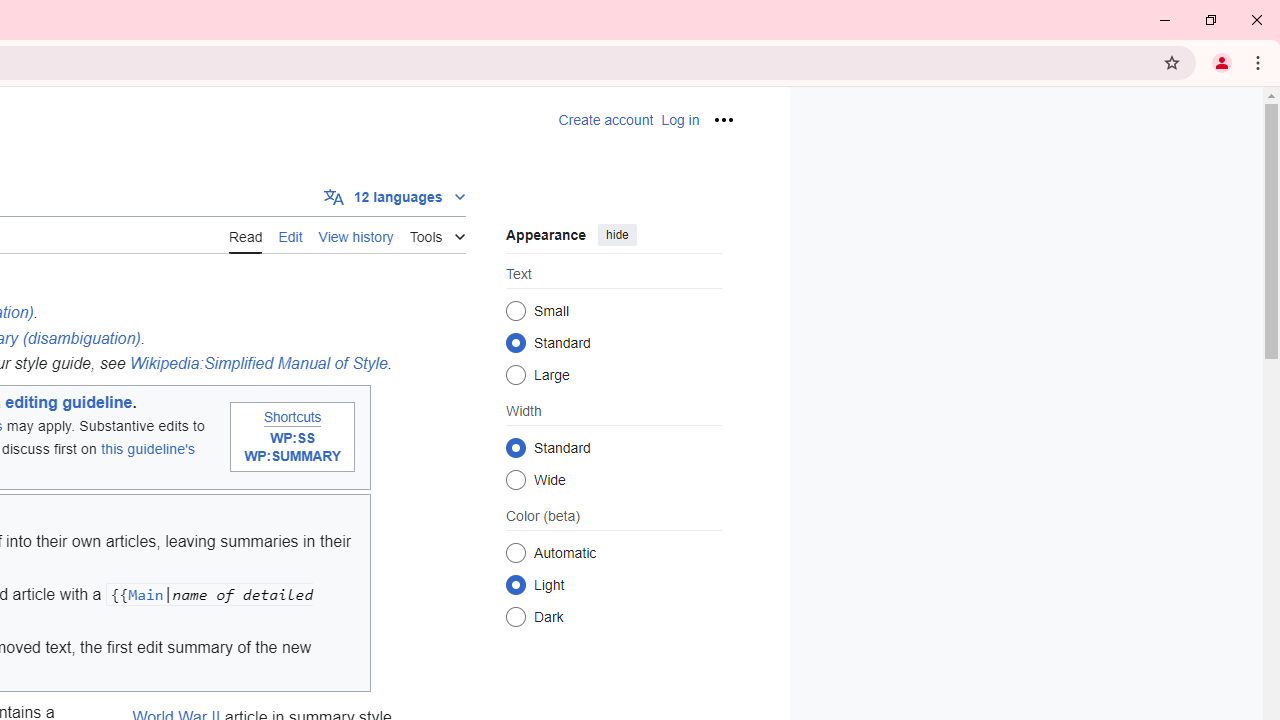 The height and width of the screenshot is (720, 1280). What do you see at coordinates (515, 552) in the screenshot?
I see `'Automatic'` at bounding box center [515, 552].